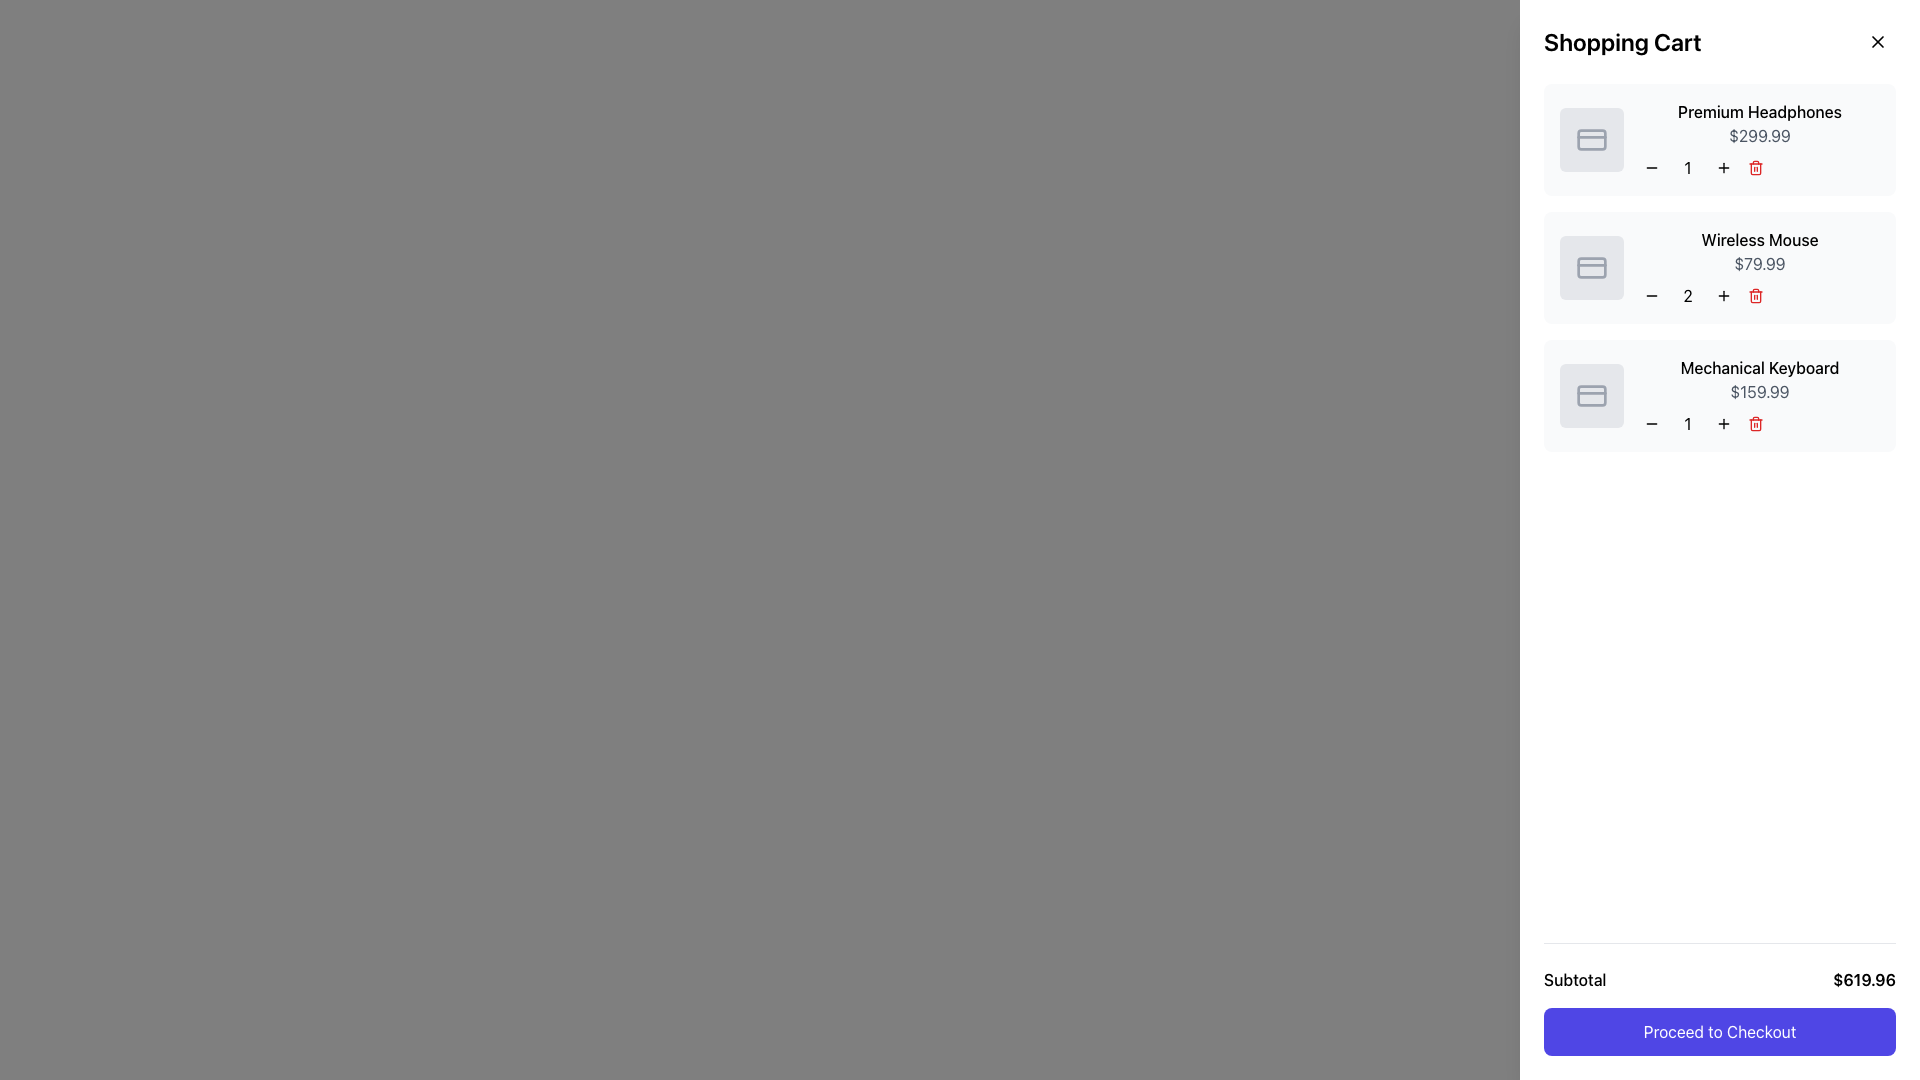 This screenshot has height=1080, width=1920. Describe the element at coordinates (1722, 296) in the screenshot. I see `the button to increment the quantity of the 'Wireless Mouse' item in the shopping cart, located to the right of the quantity display` at that location.